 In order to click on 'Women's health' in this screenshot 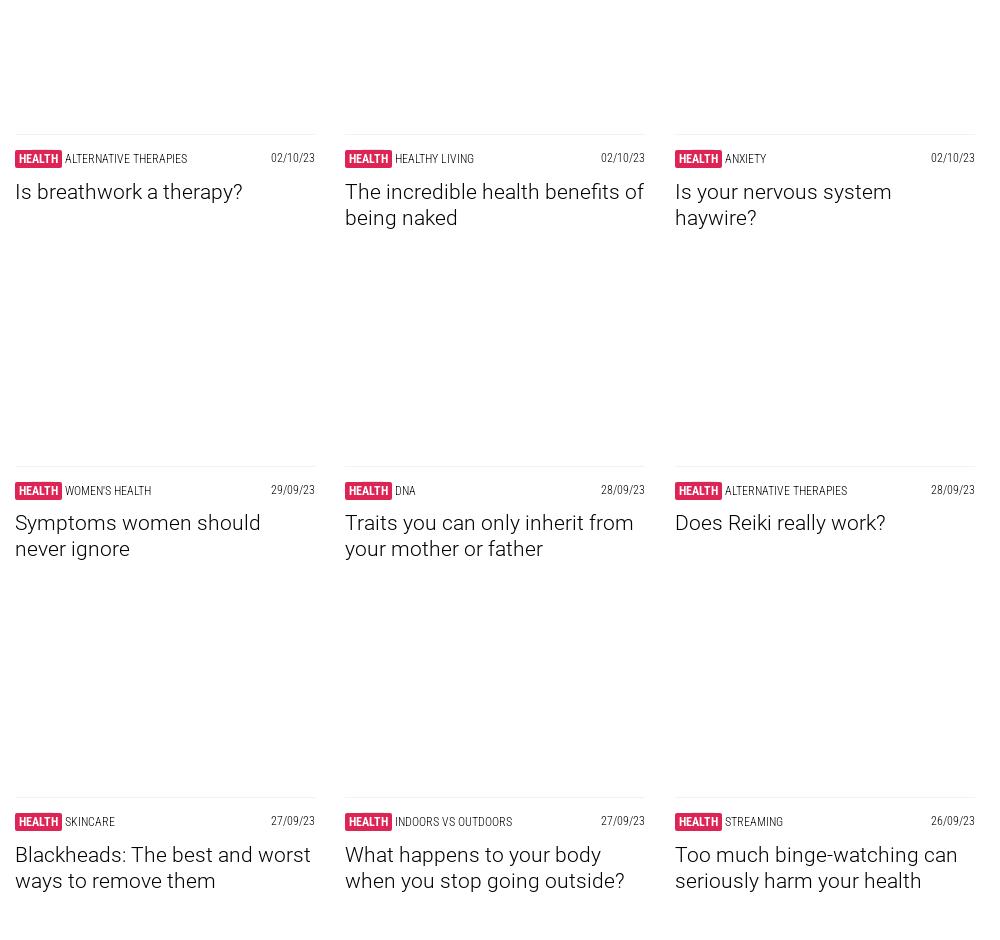, I will do `click(64, 490)`.